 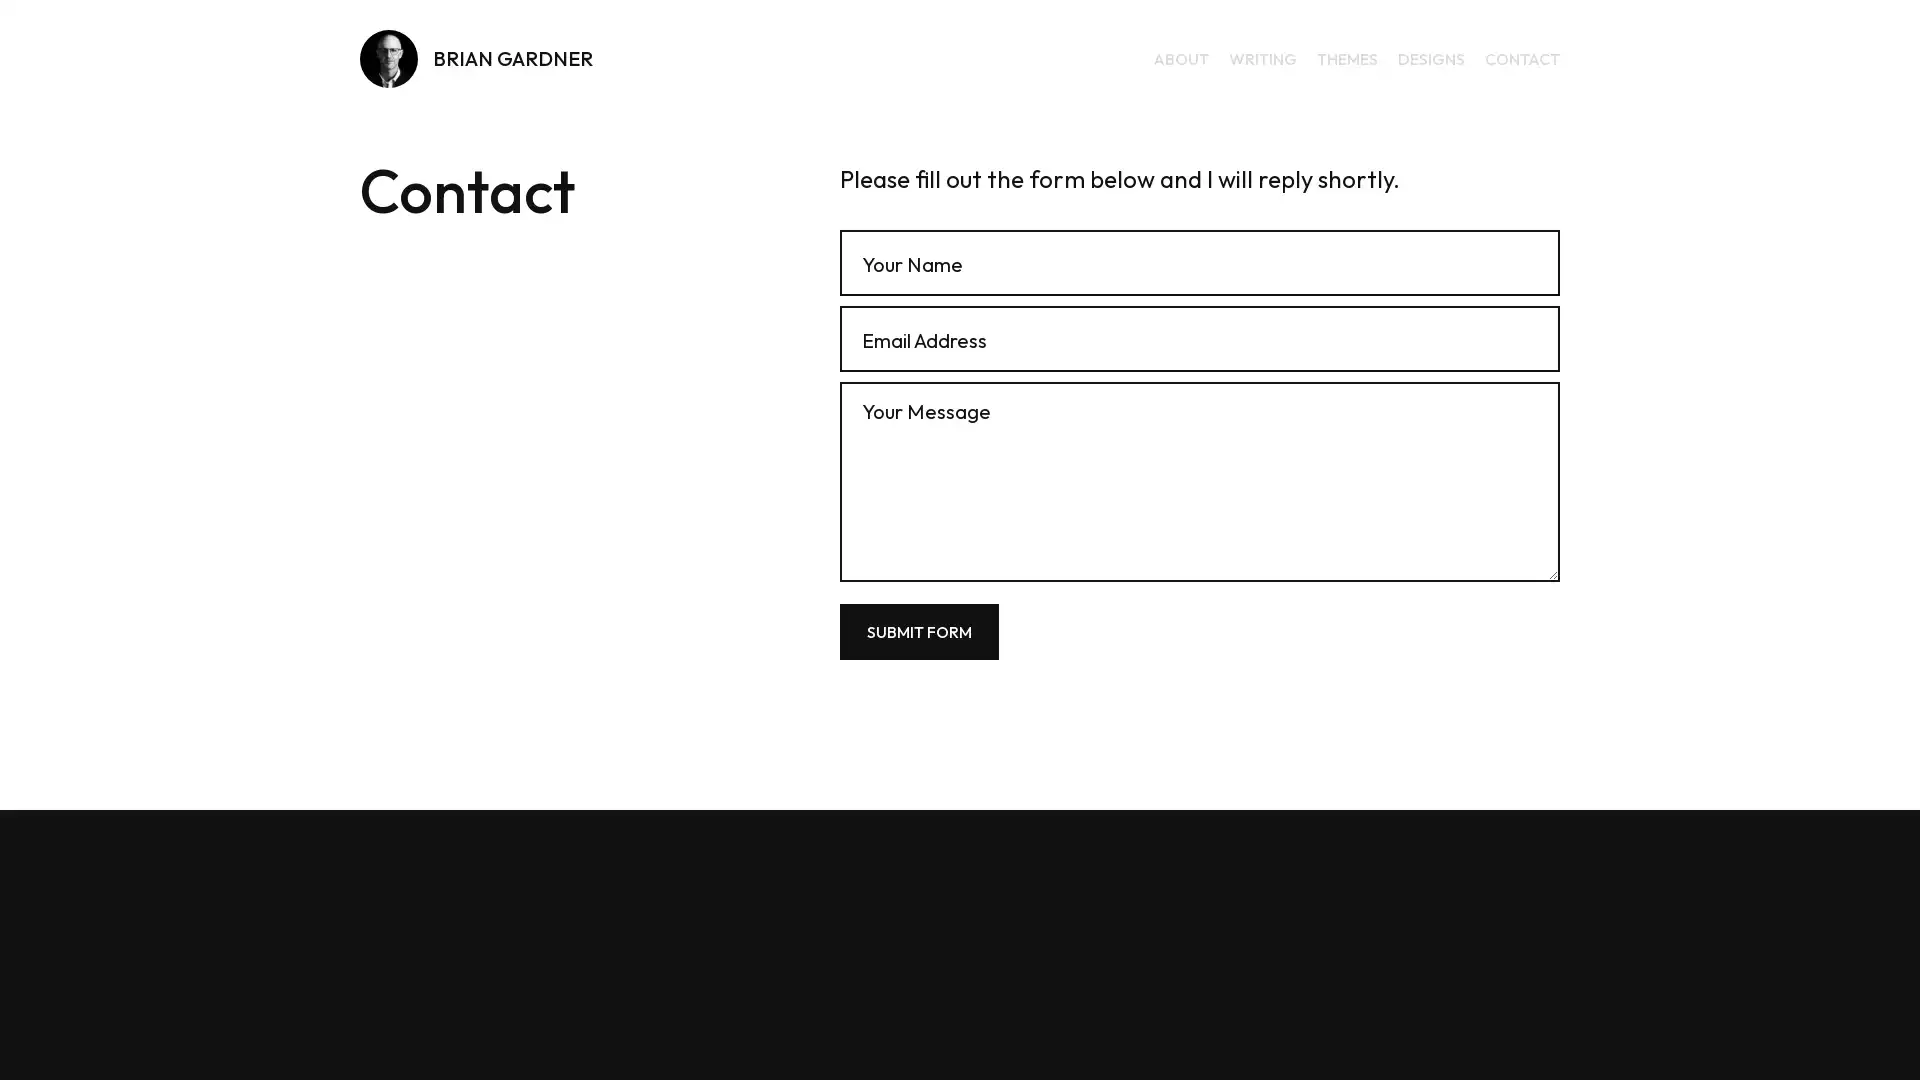 What do you see at coordinates (918, 632) in the screenshot?
I see `Submit Form` at bounding box center [918, 632].